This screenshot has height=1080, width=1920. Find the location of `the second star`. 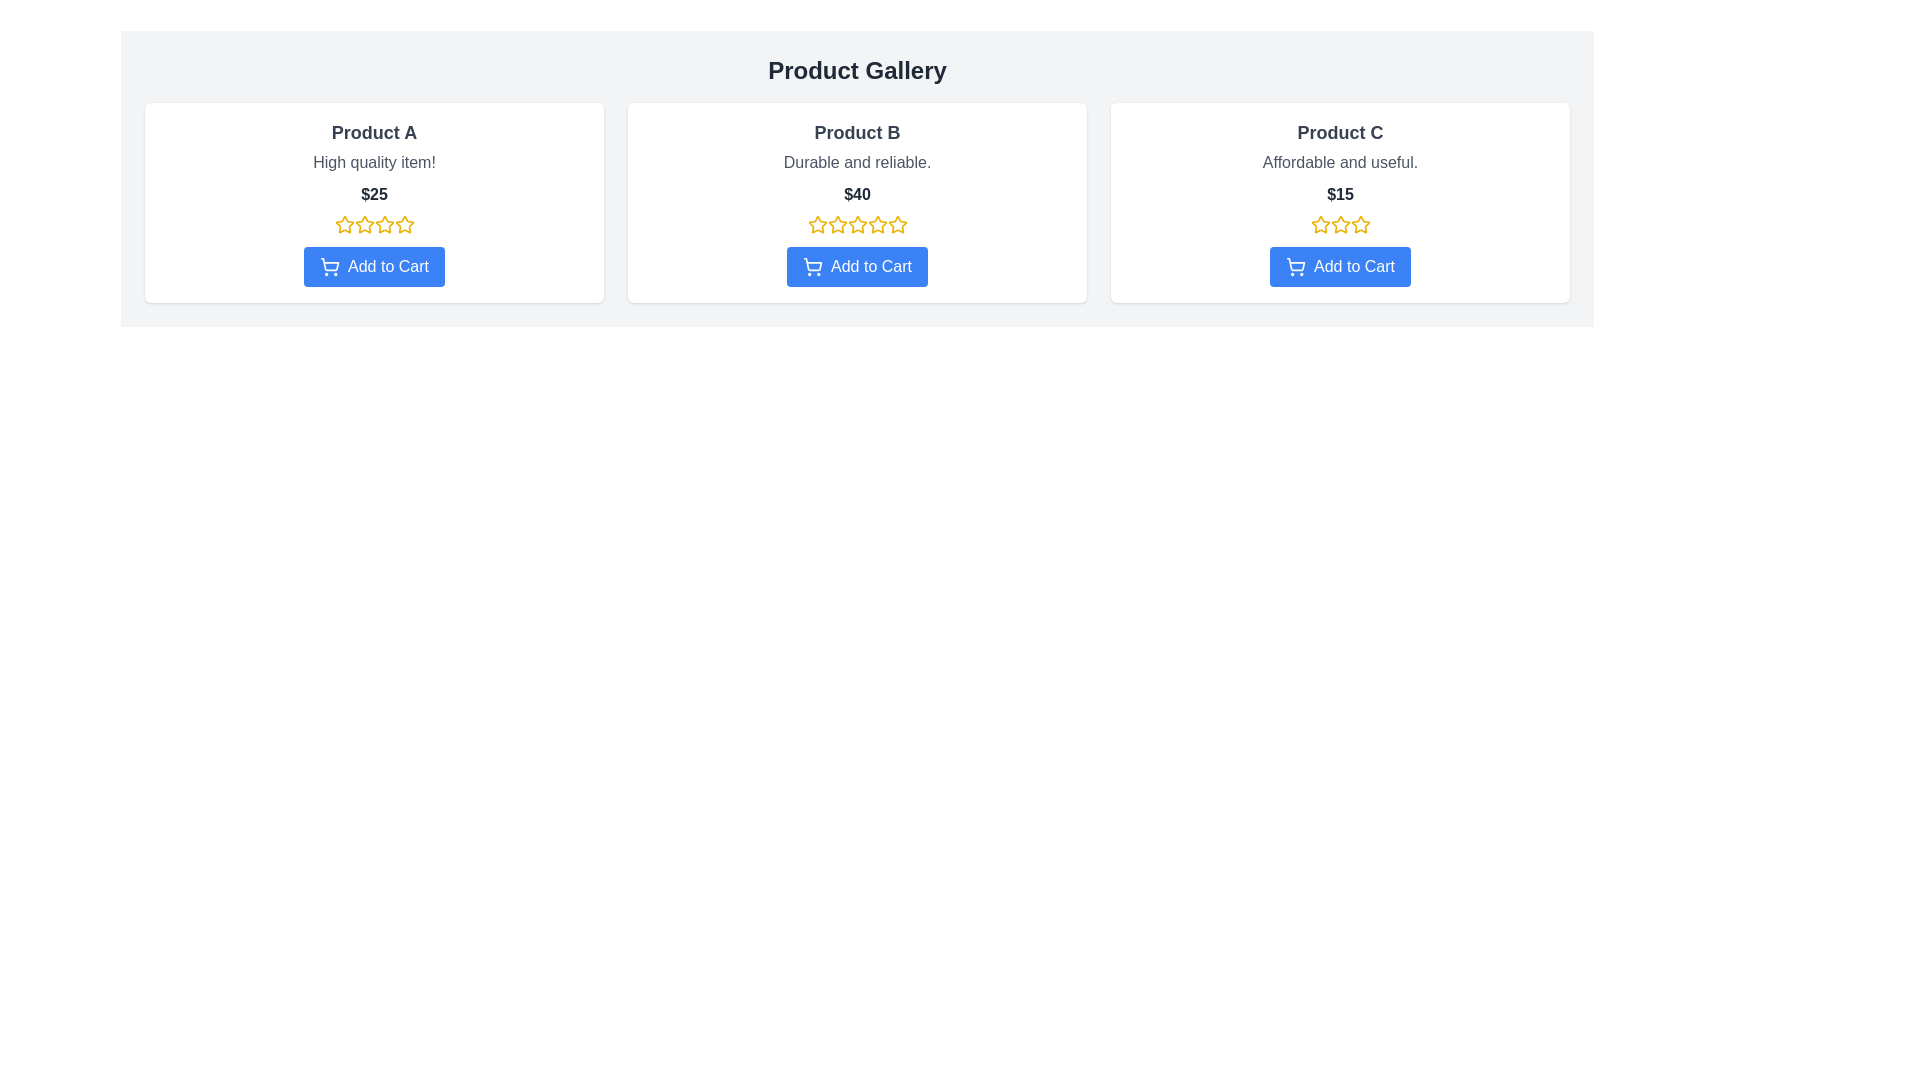

the second star is located at coordinates (403, 224).